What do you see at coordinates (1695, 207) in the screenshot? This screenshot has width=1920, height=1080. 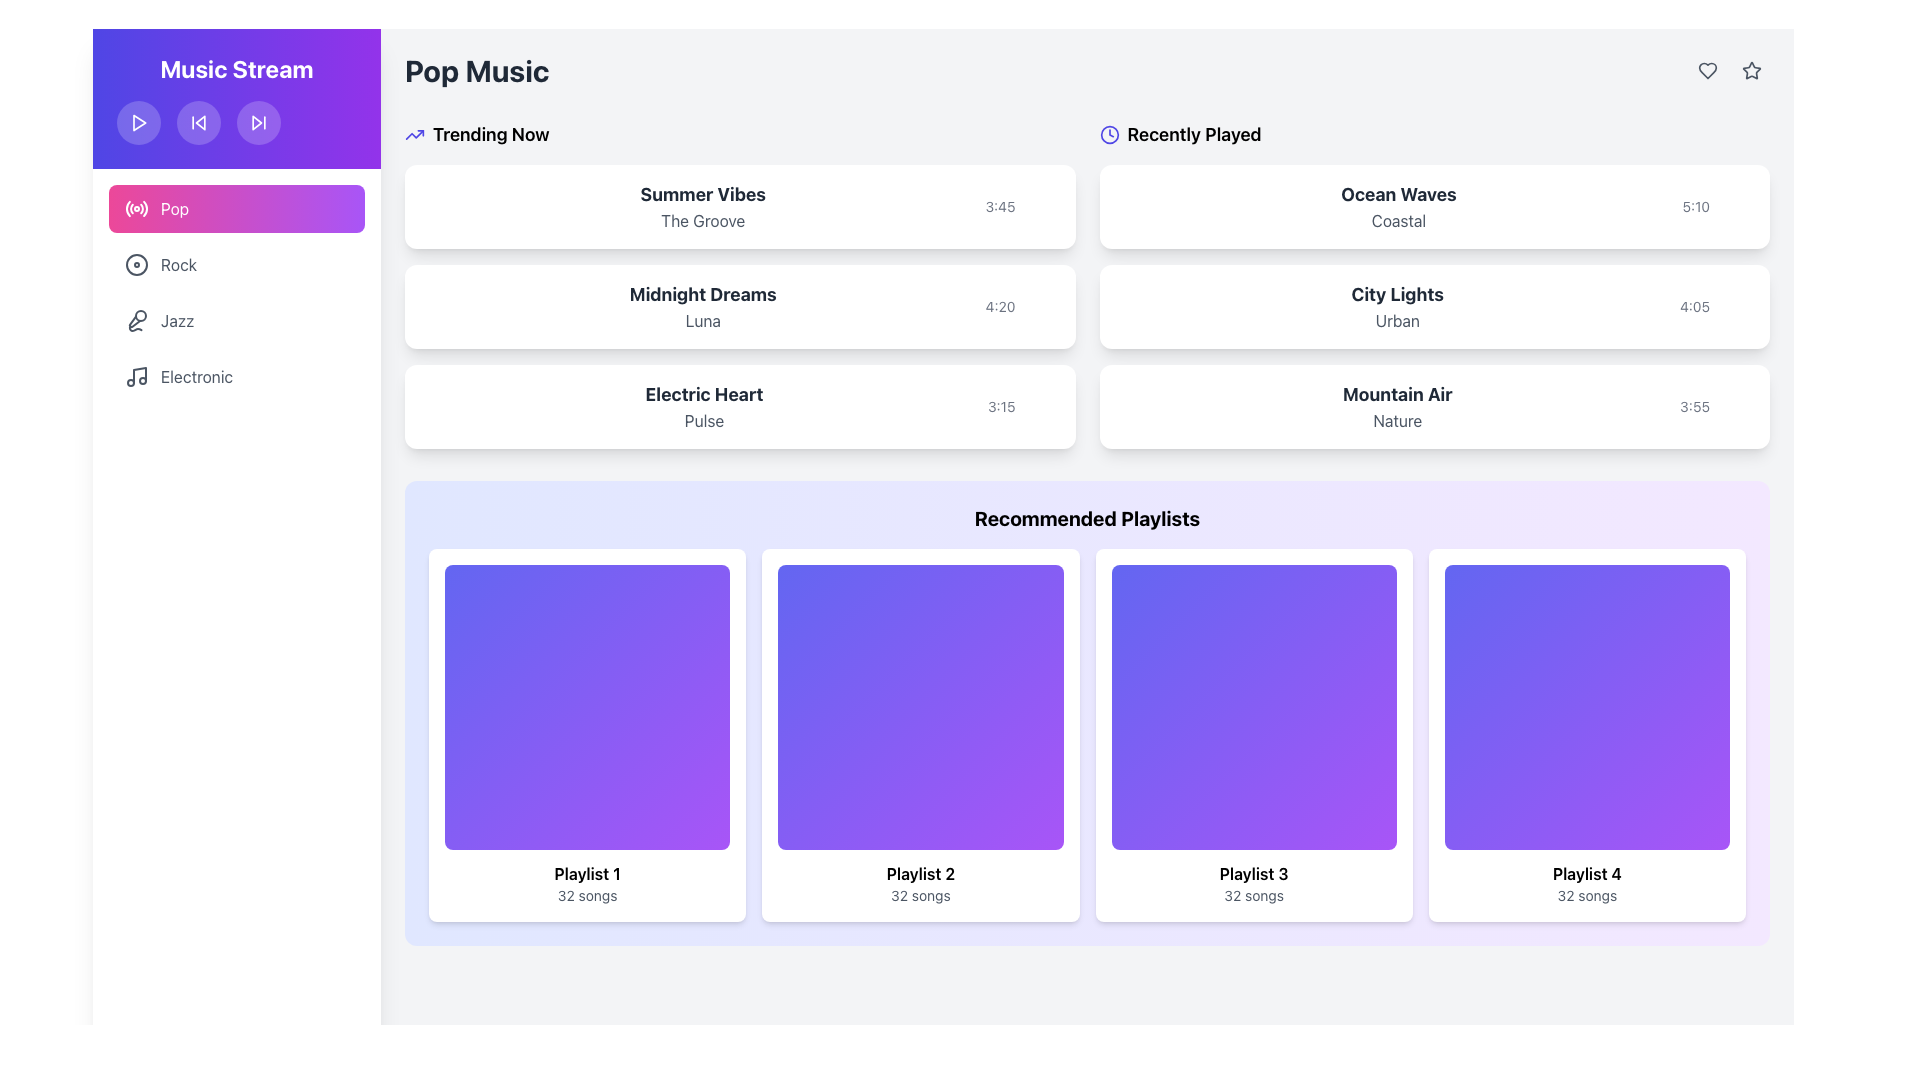 I see `the text label displaying the duration or timestamp of the 'Ocean Waves' song in the 'Recently Played' section, which is located to the right of the song title and subtitle` at bounding box center [1695, 207].